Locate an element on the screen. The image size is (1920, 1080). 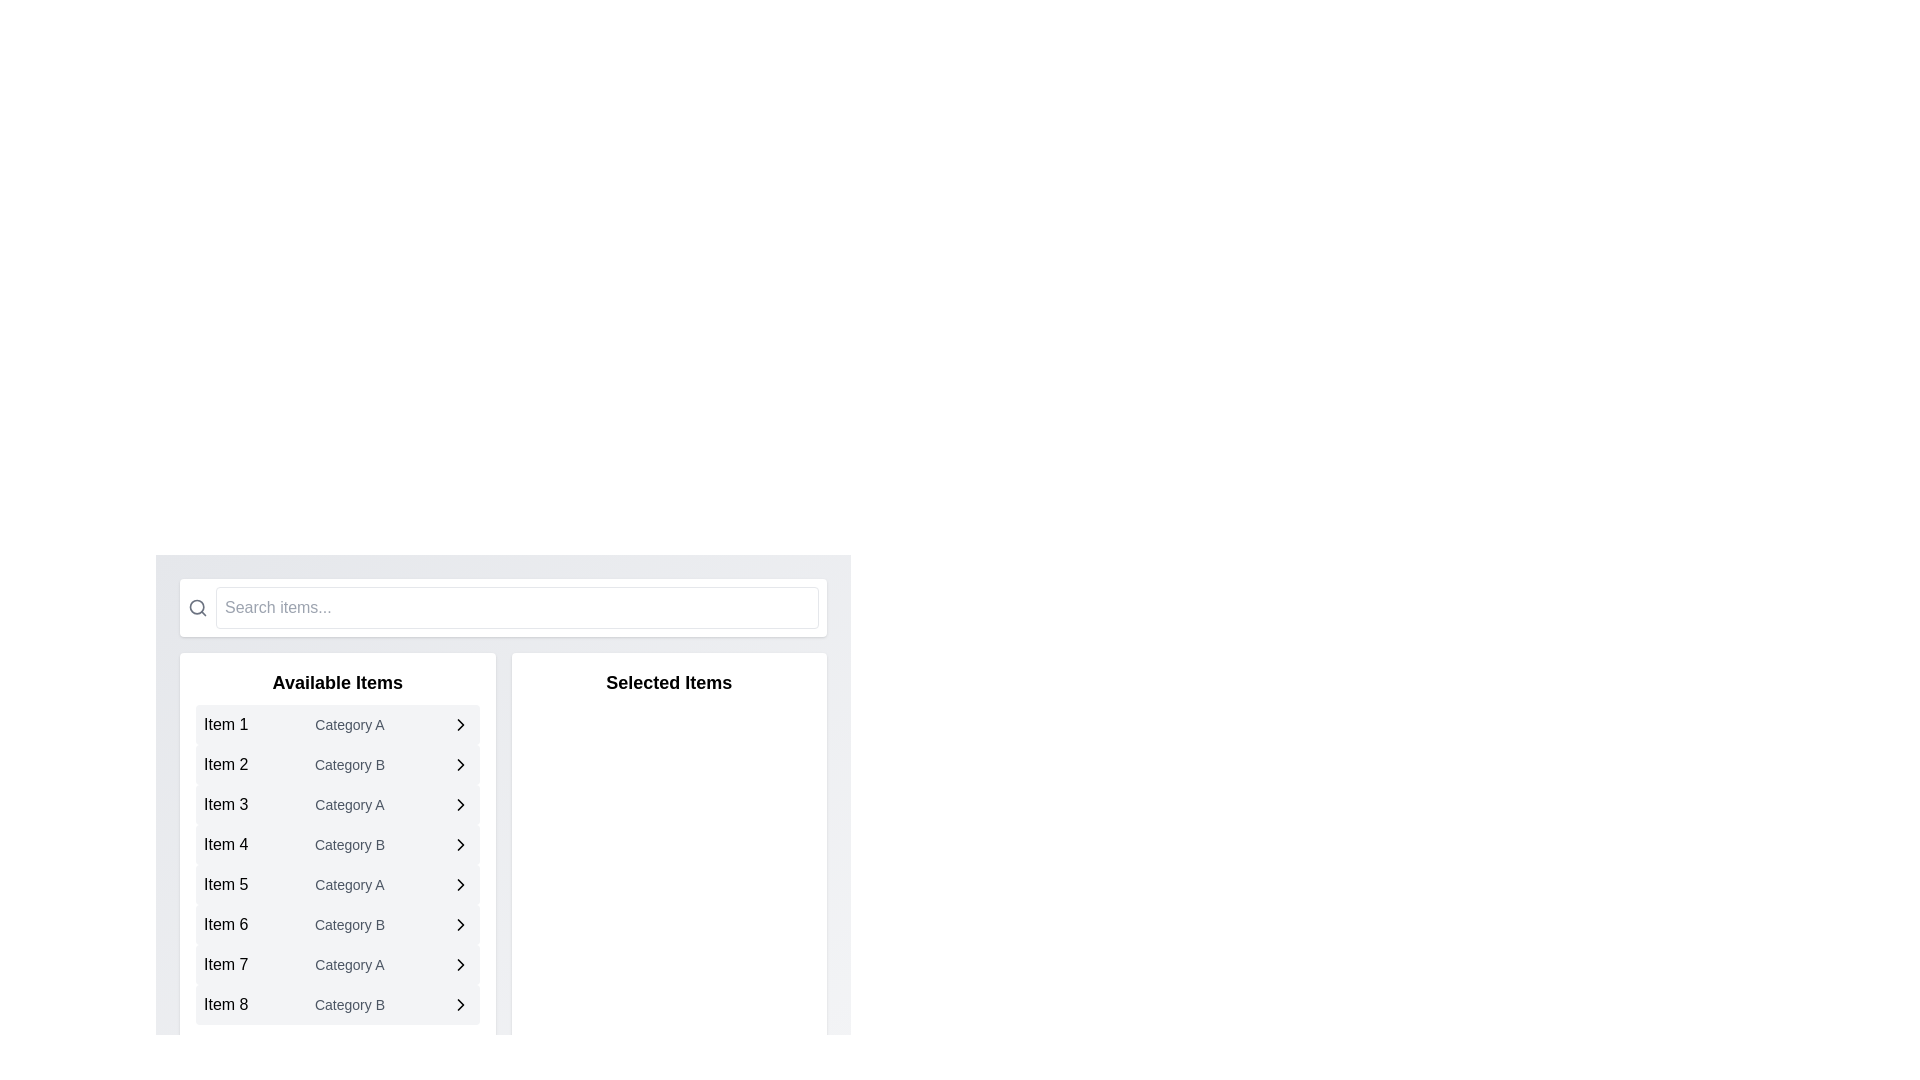
the text label in the bottommost row of the left column titled 'Available Items' is located at coordinates (225, 1005).